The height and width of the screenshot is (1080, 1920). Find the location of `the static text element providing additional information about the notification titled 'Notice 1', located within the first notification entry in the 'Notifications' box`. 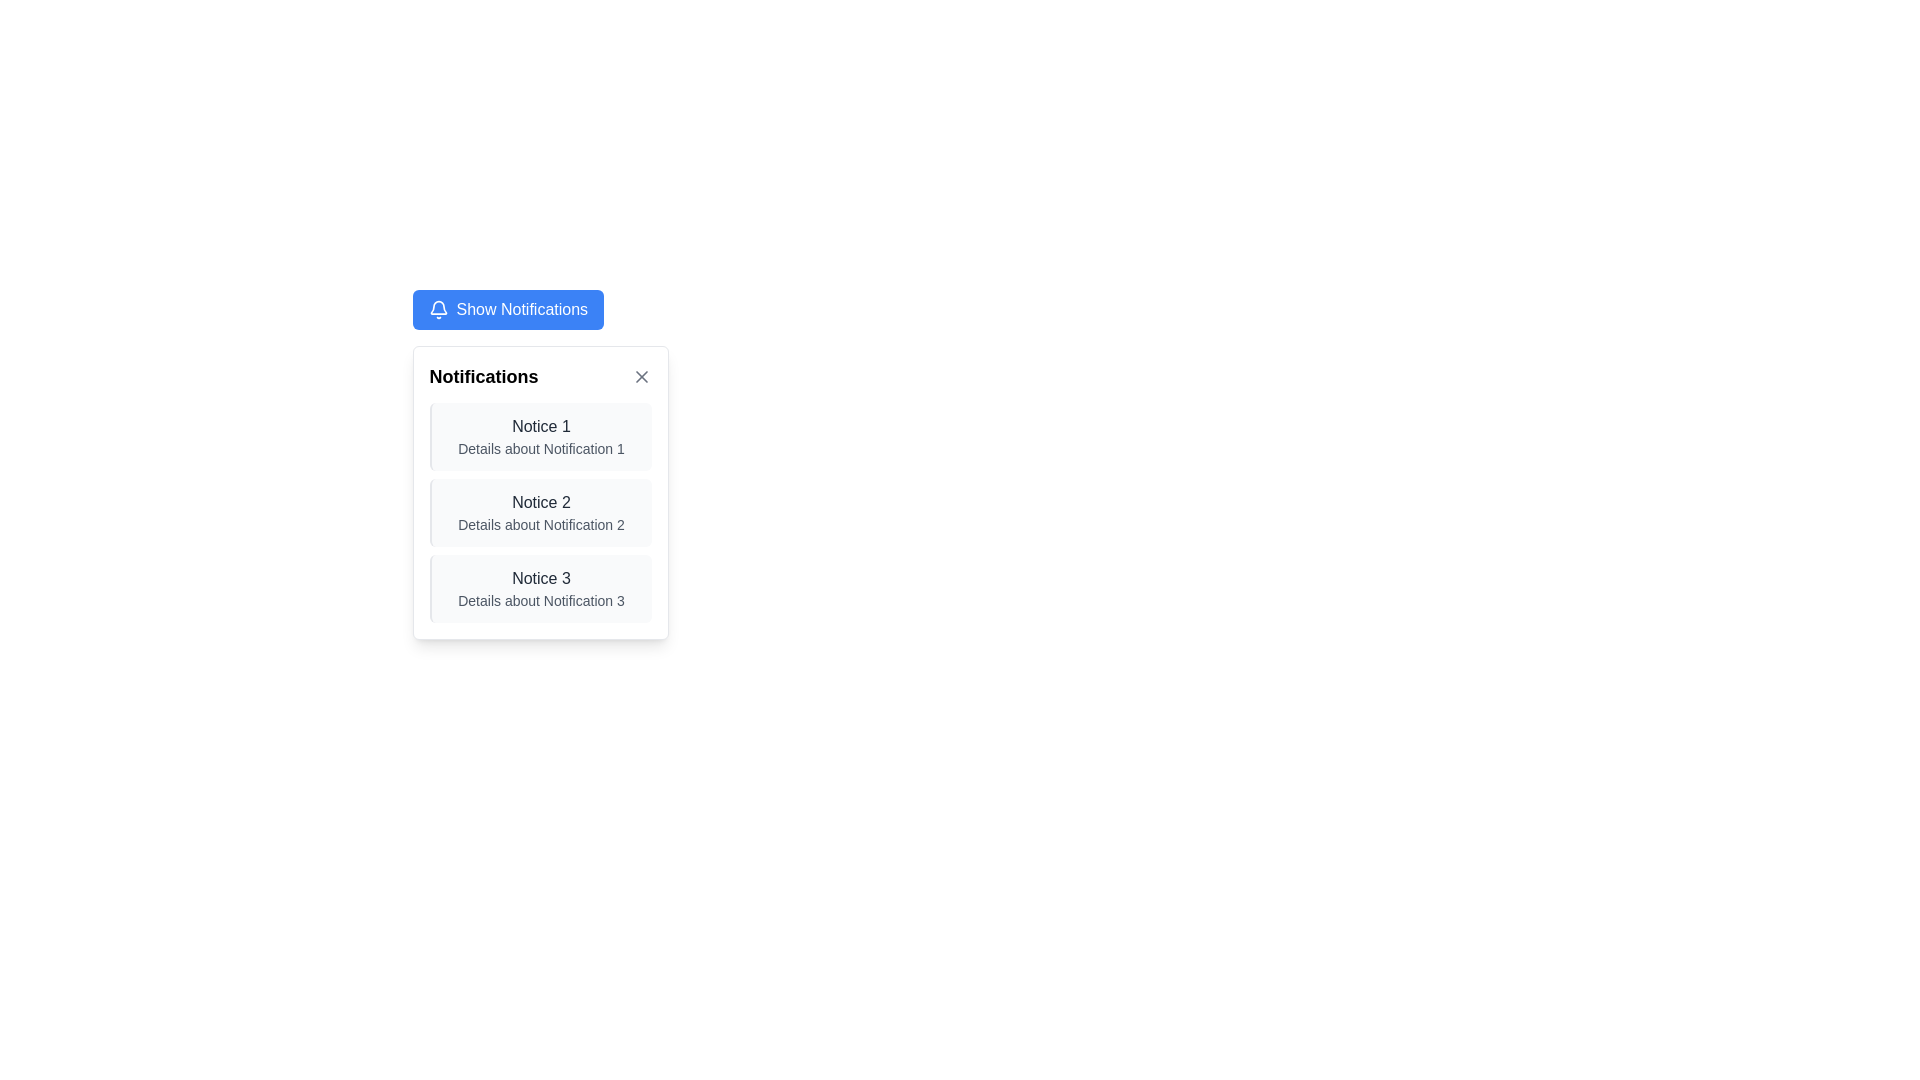

the static text element providing additional information about the notification titled 'Notice 1', located within the first notification entry in the 'Notifications' box is located at coordinates (541, 447).